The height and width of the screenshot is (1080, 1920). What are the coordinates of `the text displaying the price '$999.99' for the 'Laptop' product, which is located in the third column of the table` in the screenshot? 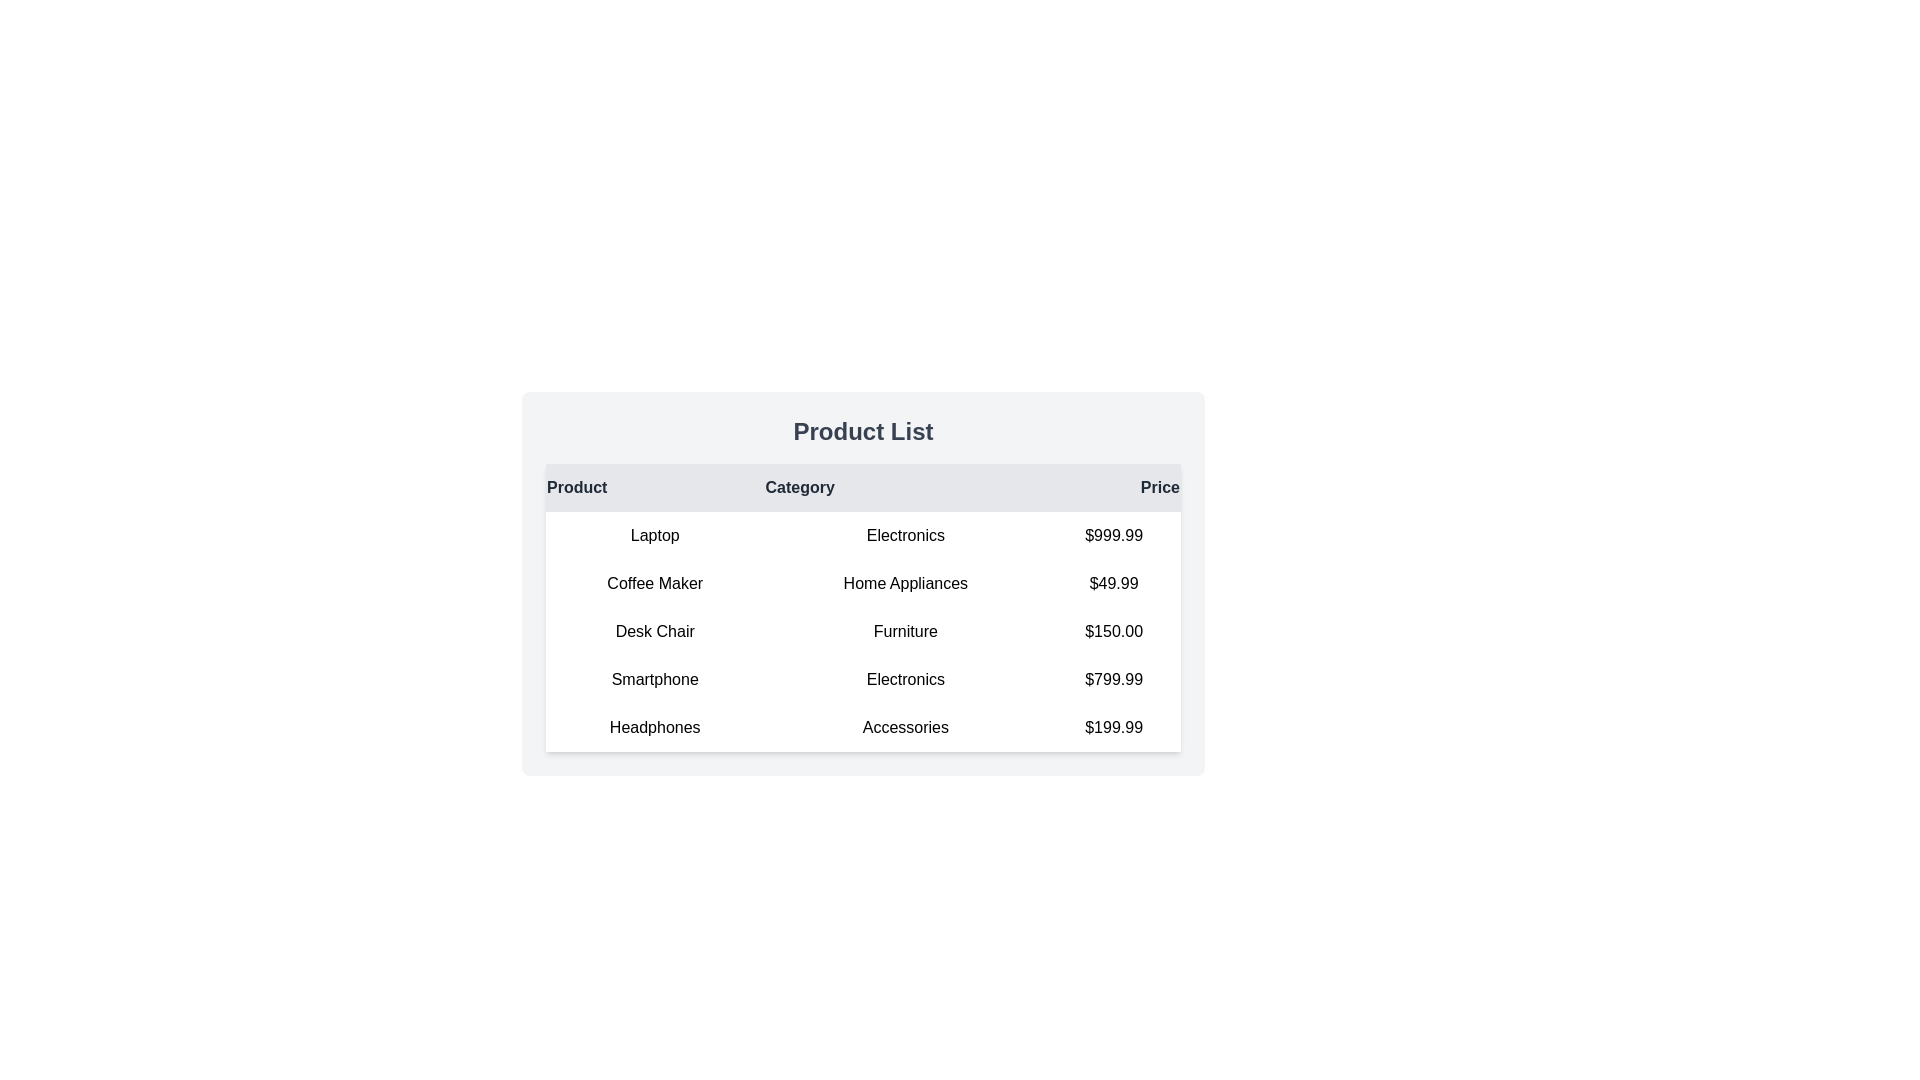 It's located at (1113, 535).